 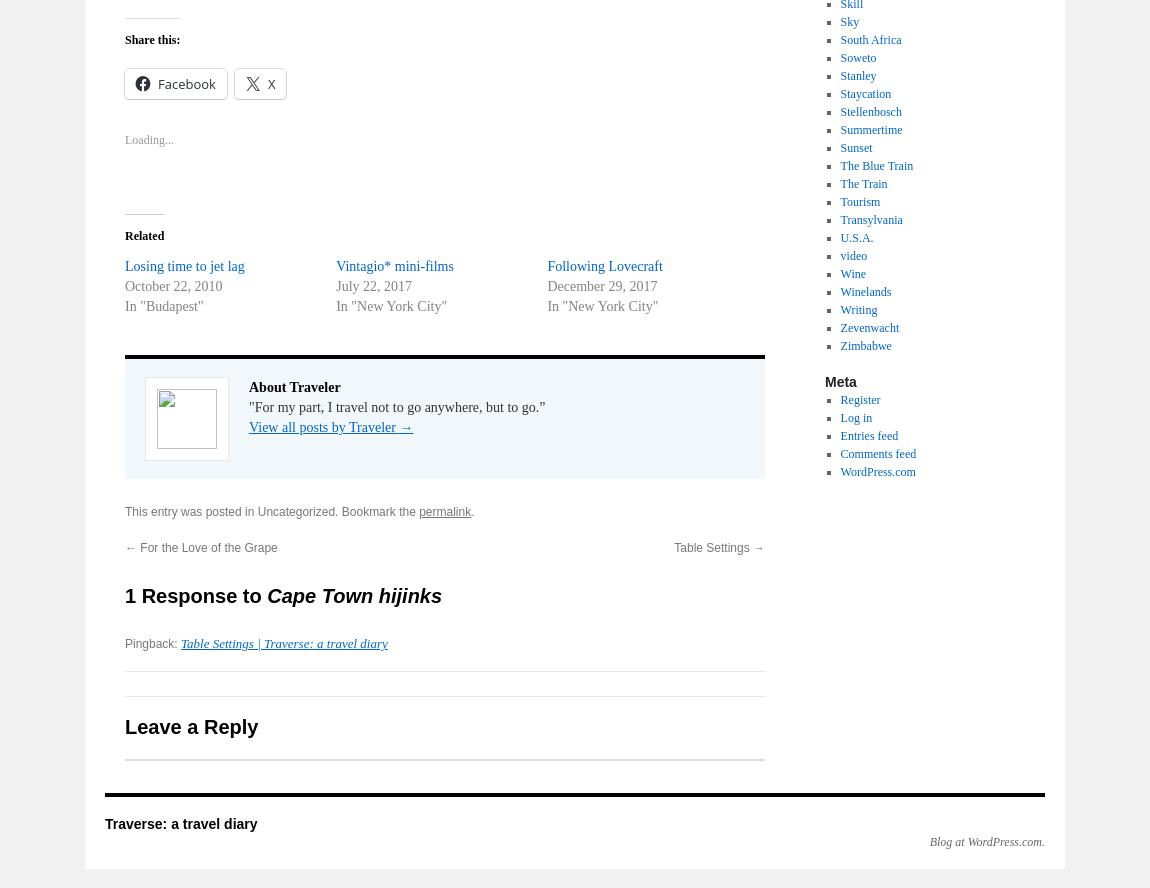 What do you see at coordinates (354, 596) in the screenshot?
I see `'Cape Town hijinks'` at bounding box center [354, 596].